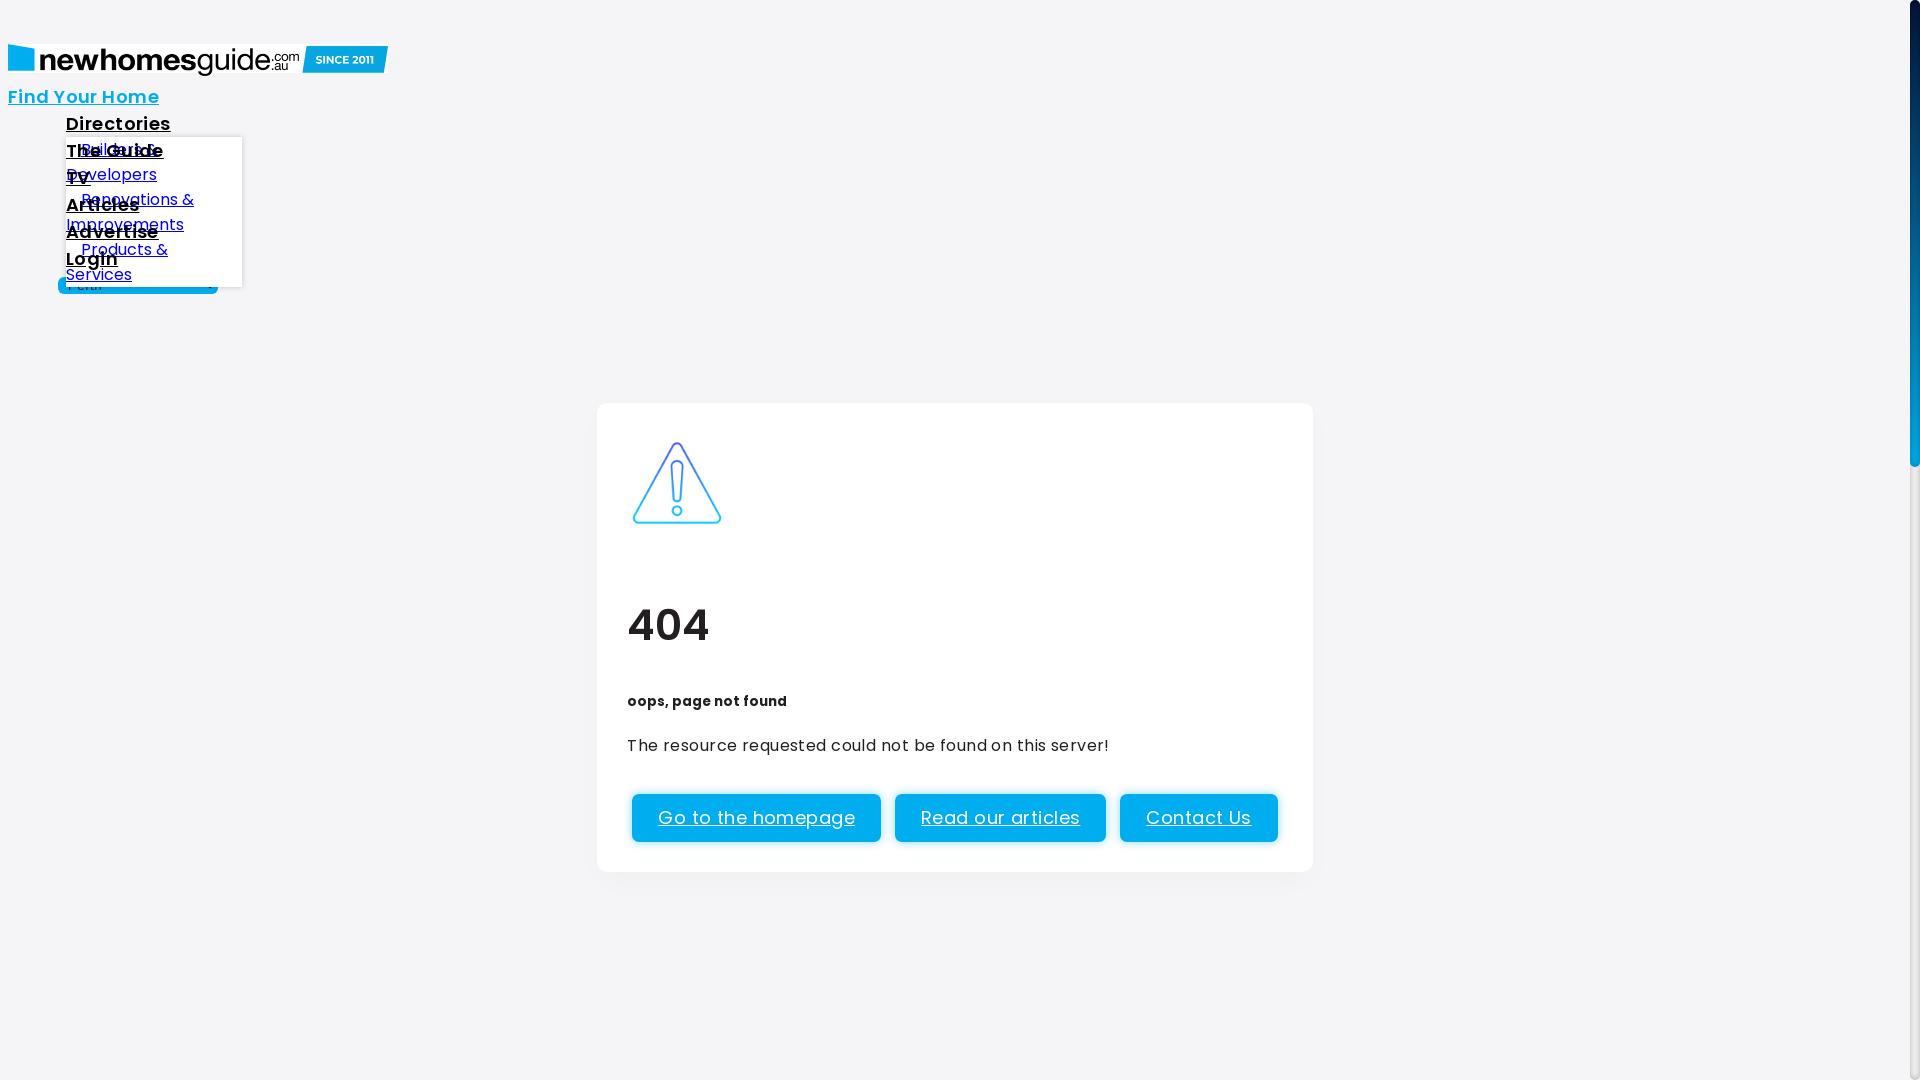 The width and height of the screenshot is (1920, 1080). I want to click on 'TV', so click(78, 175).